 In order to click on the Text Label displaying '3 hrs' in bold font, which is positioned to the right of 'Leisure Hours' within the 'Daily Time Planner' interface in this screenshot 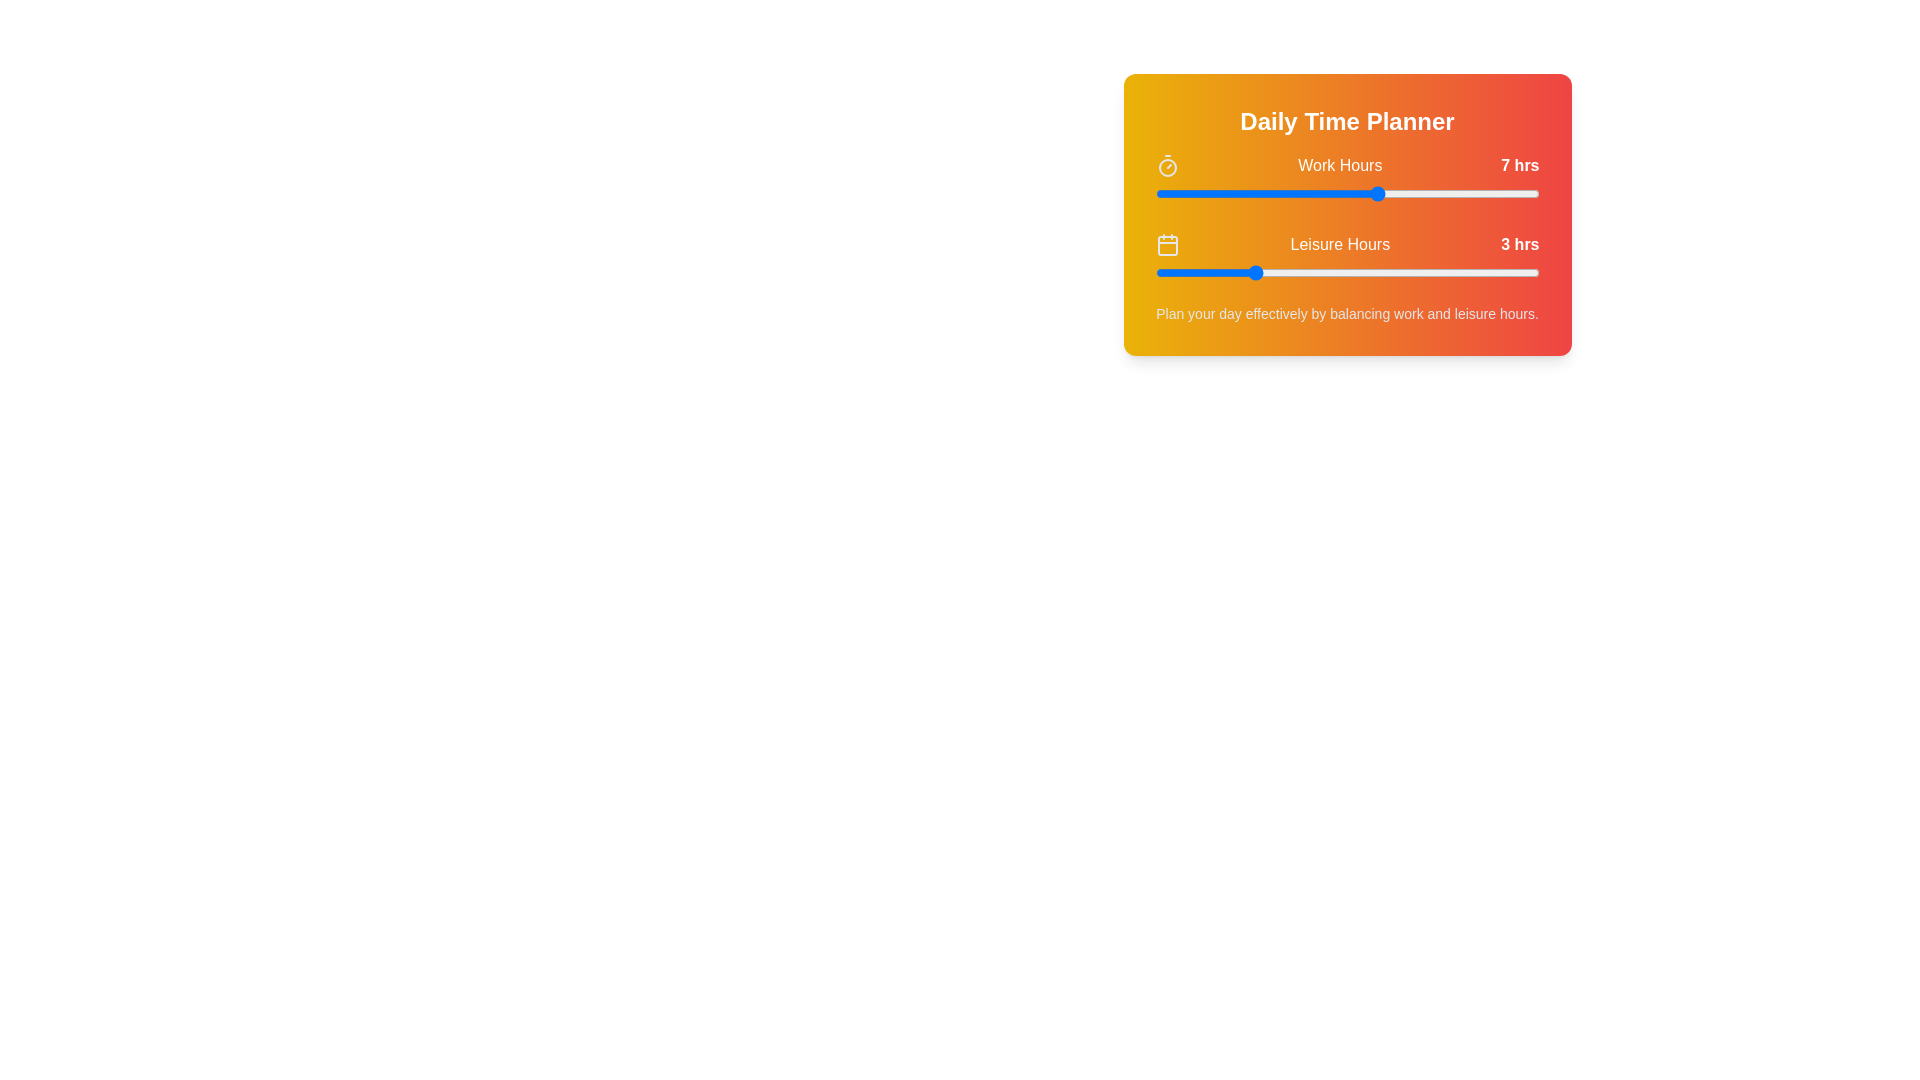, I will do `click(1520, 244)`.